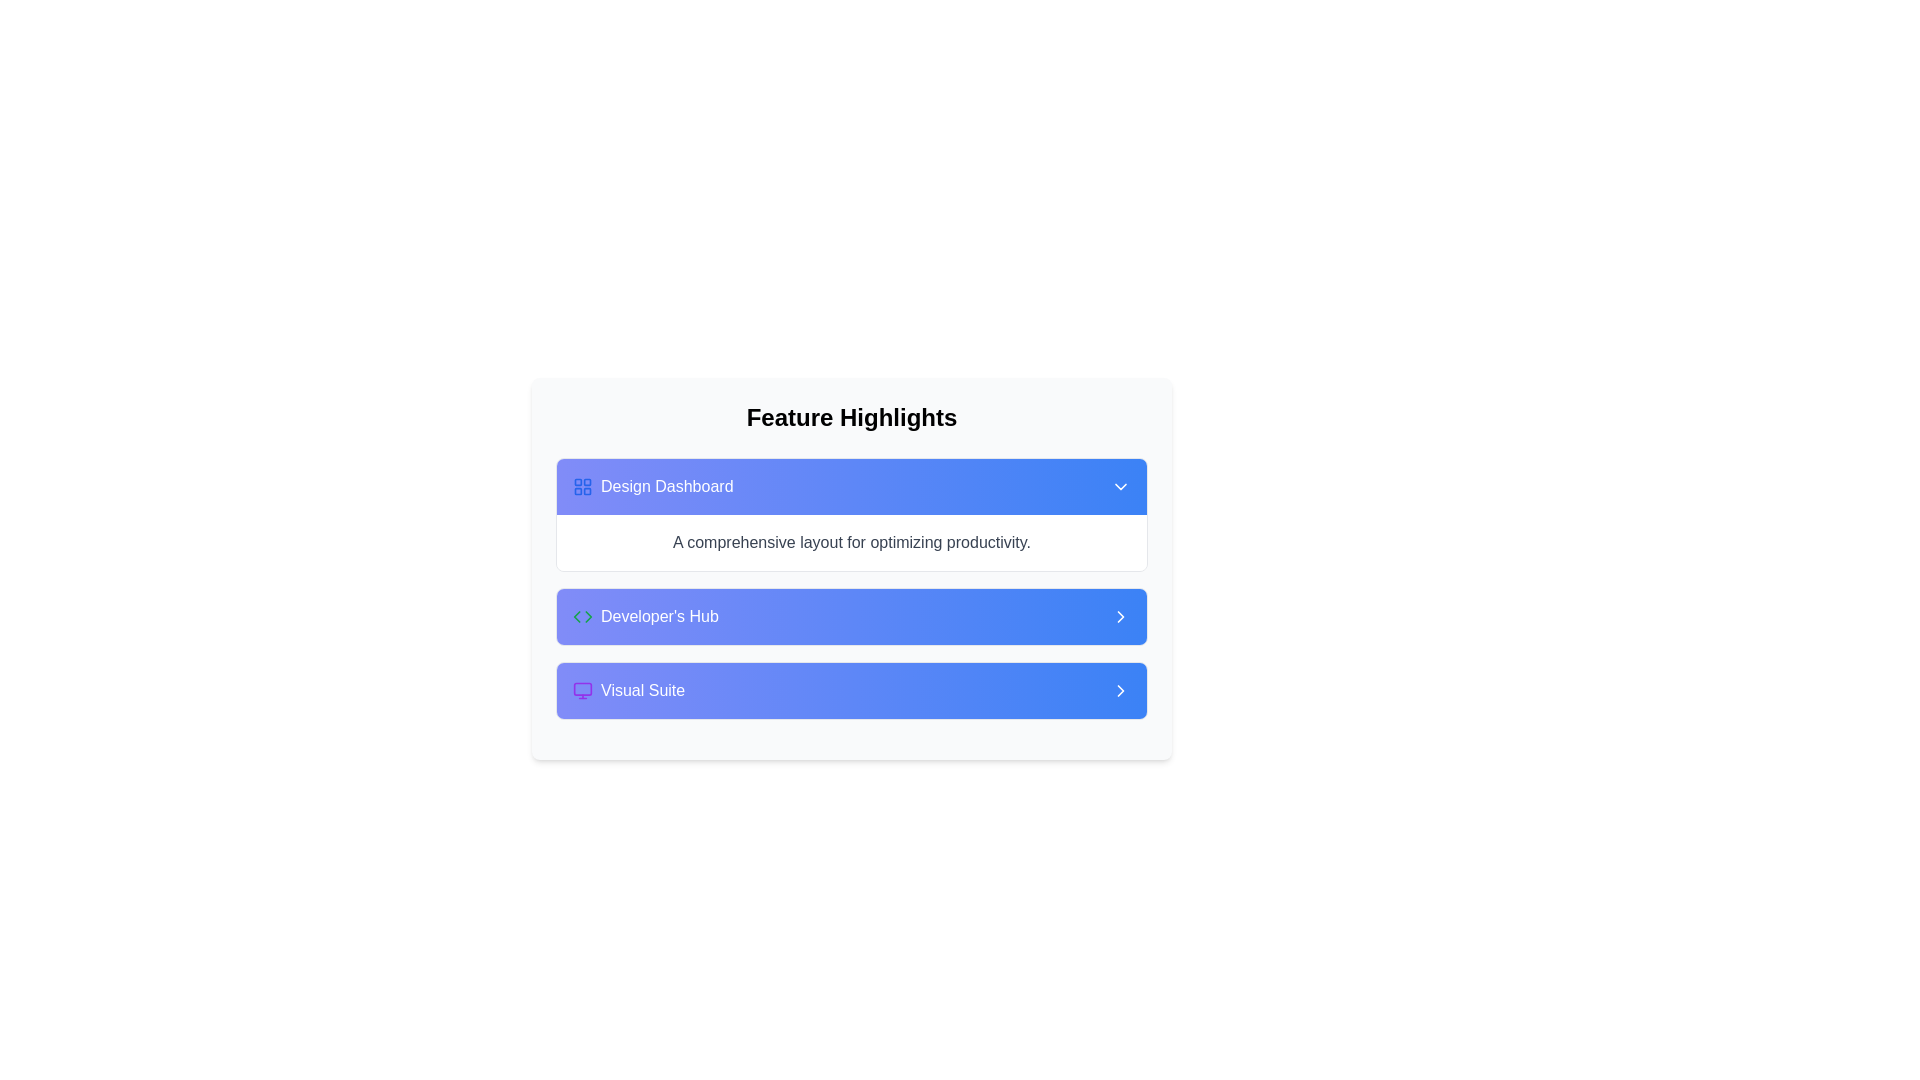 Image resolution: width=1920 pixels, height=1080 pixels. What do you see at coordinates (576, 616) in the screenshot?
I see `the left chevron icon within the 'Developer's Hub' row of the feature highlights list` at bounding box center [576, 616].